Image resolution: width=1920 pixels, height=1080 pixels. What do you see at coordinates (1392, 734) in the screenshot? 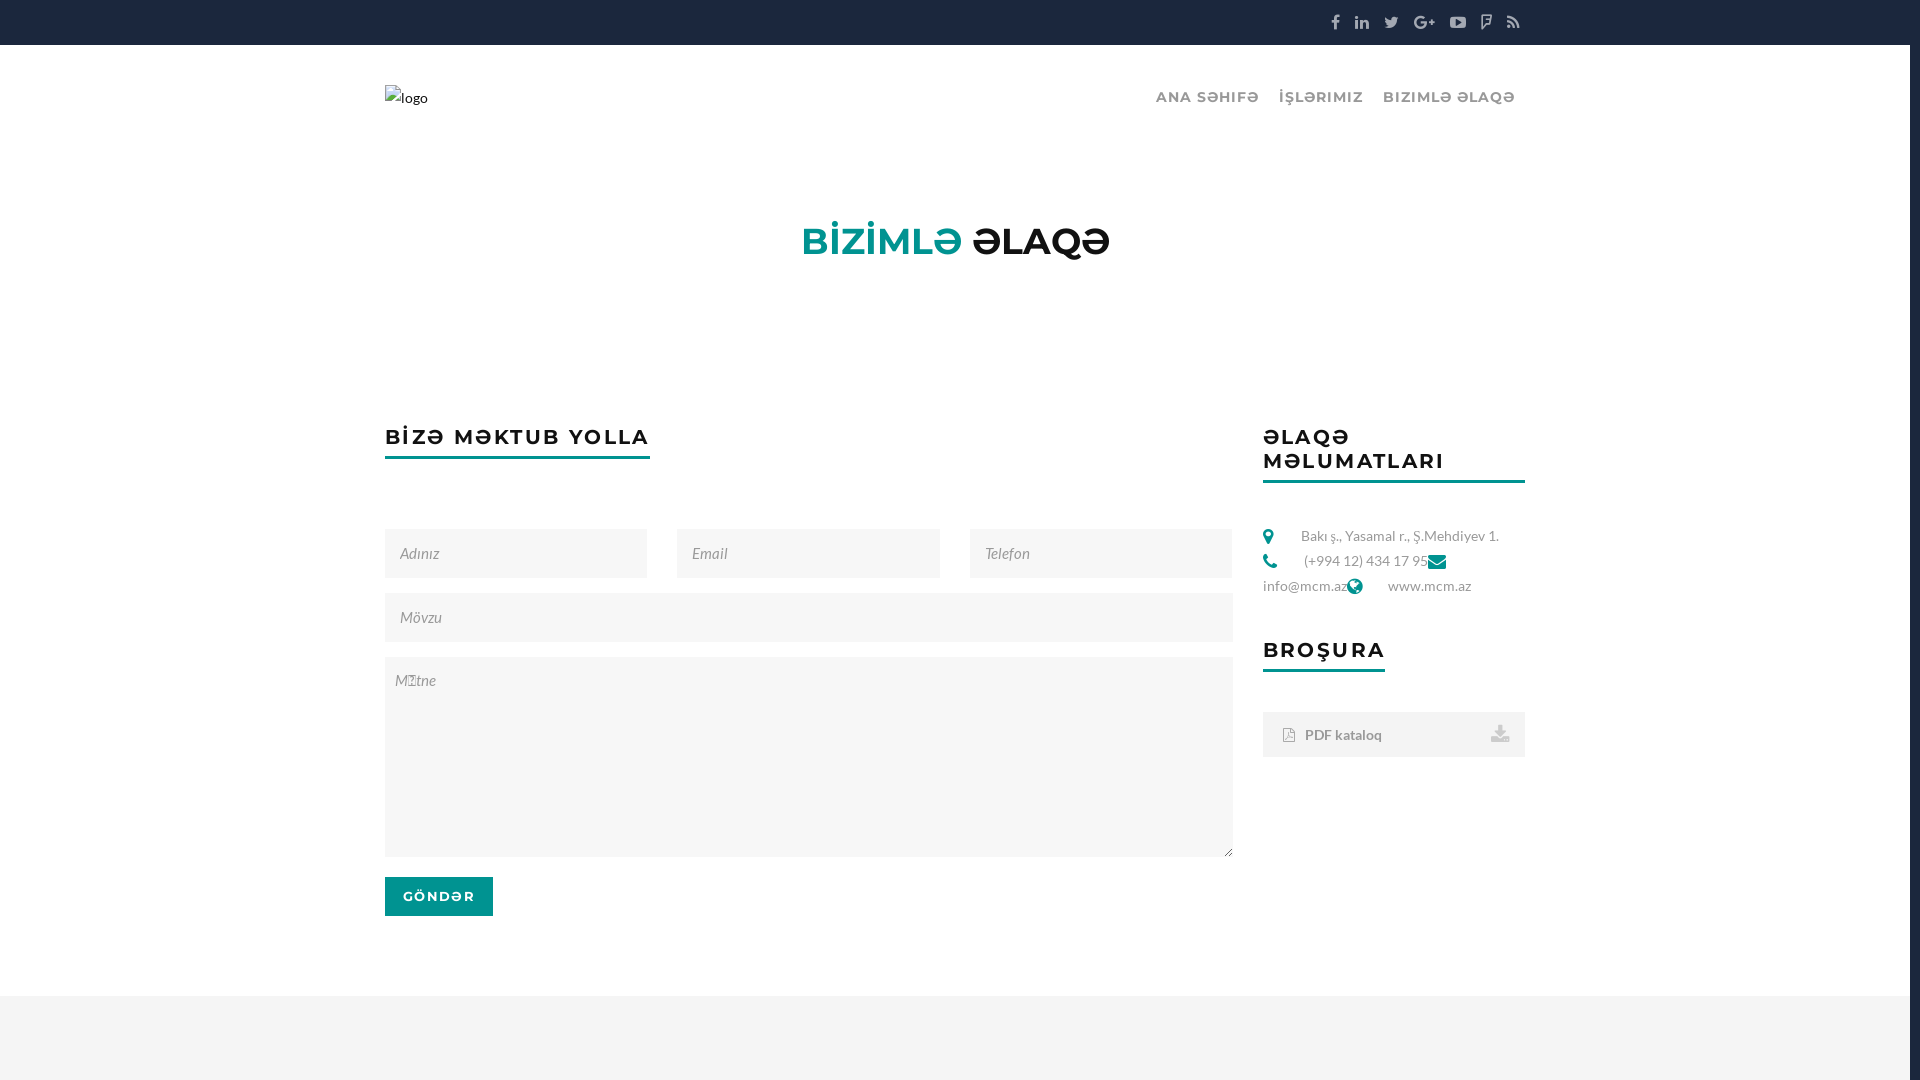
I see `'PDF kataloq'` at bounding box center [1392, 734].